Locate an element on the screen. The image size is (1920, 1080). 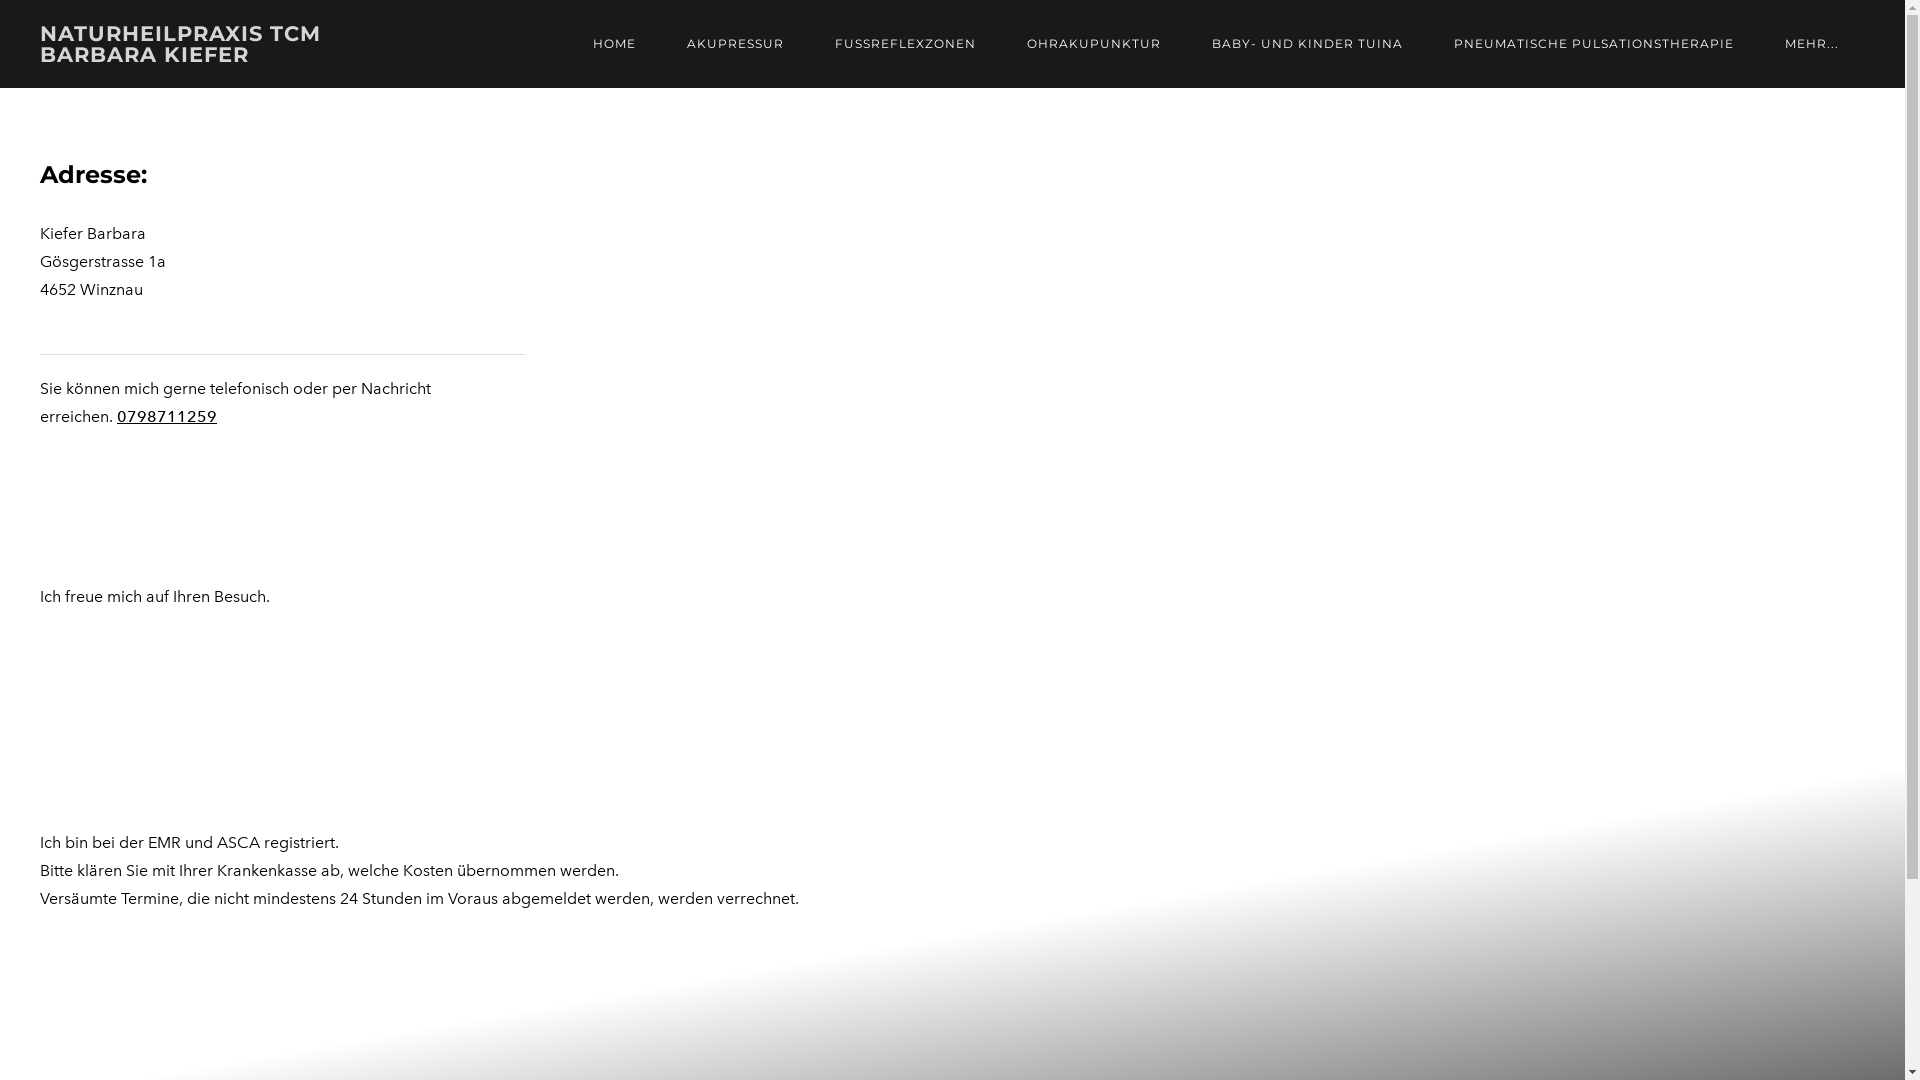
'MEHR...' is located at coordinates (1811, 43).